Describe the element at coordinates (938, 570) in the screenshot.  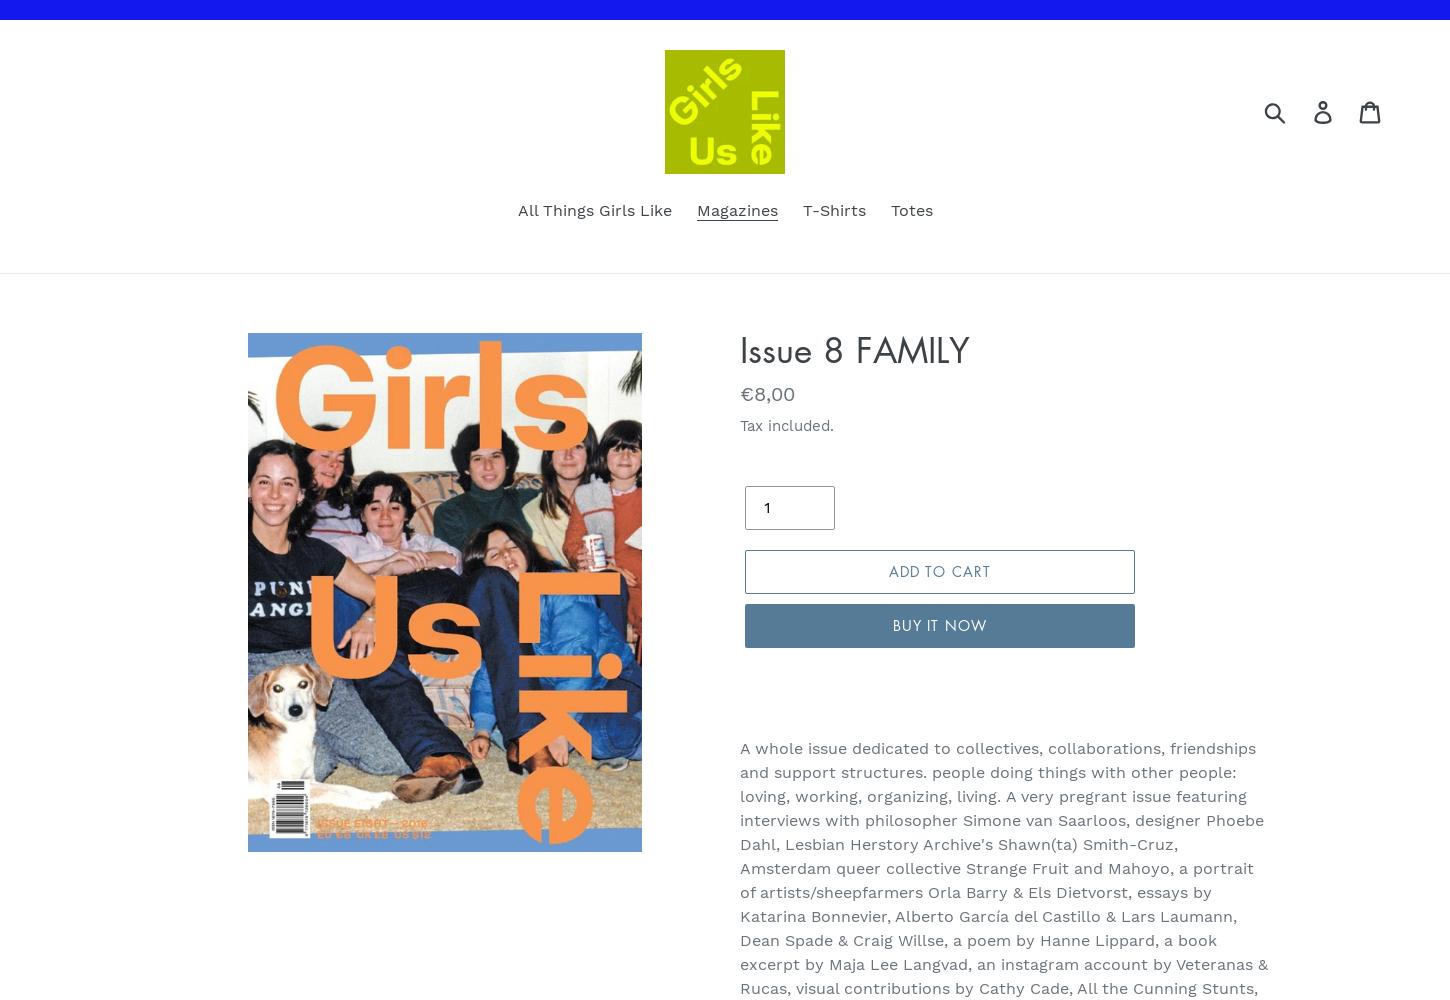
I see `'Add to cart'` at that location.